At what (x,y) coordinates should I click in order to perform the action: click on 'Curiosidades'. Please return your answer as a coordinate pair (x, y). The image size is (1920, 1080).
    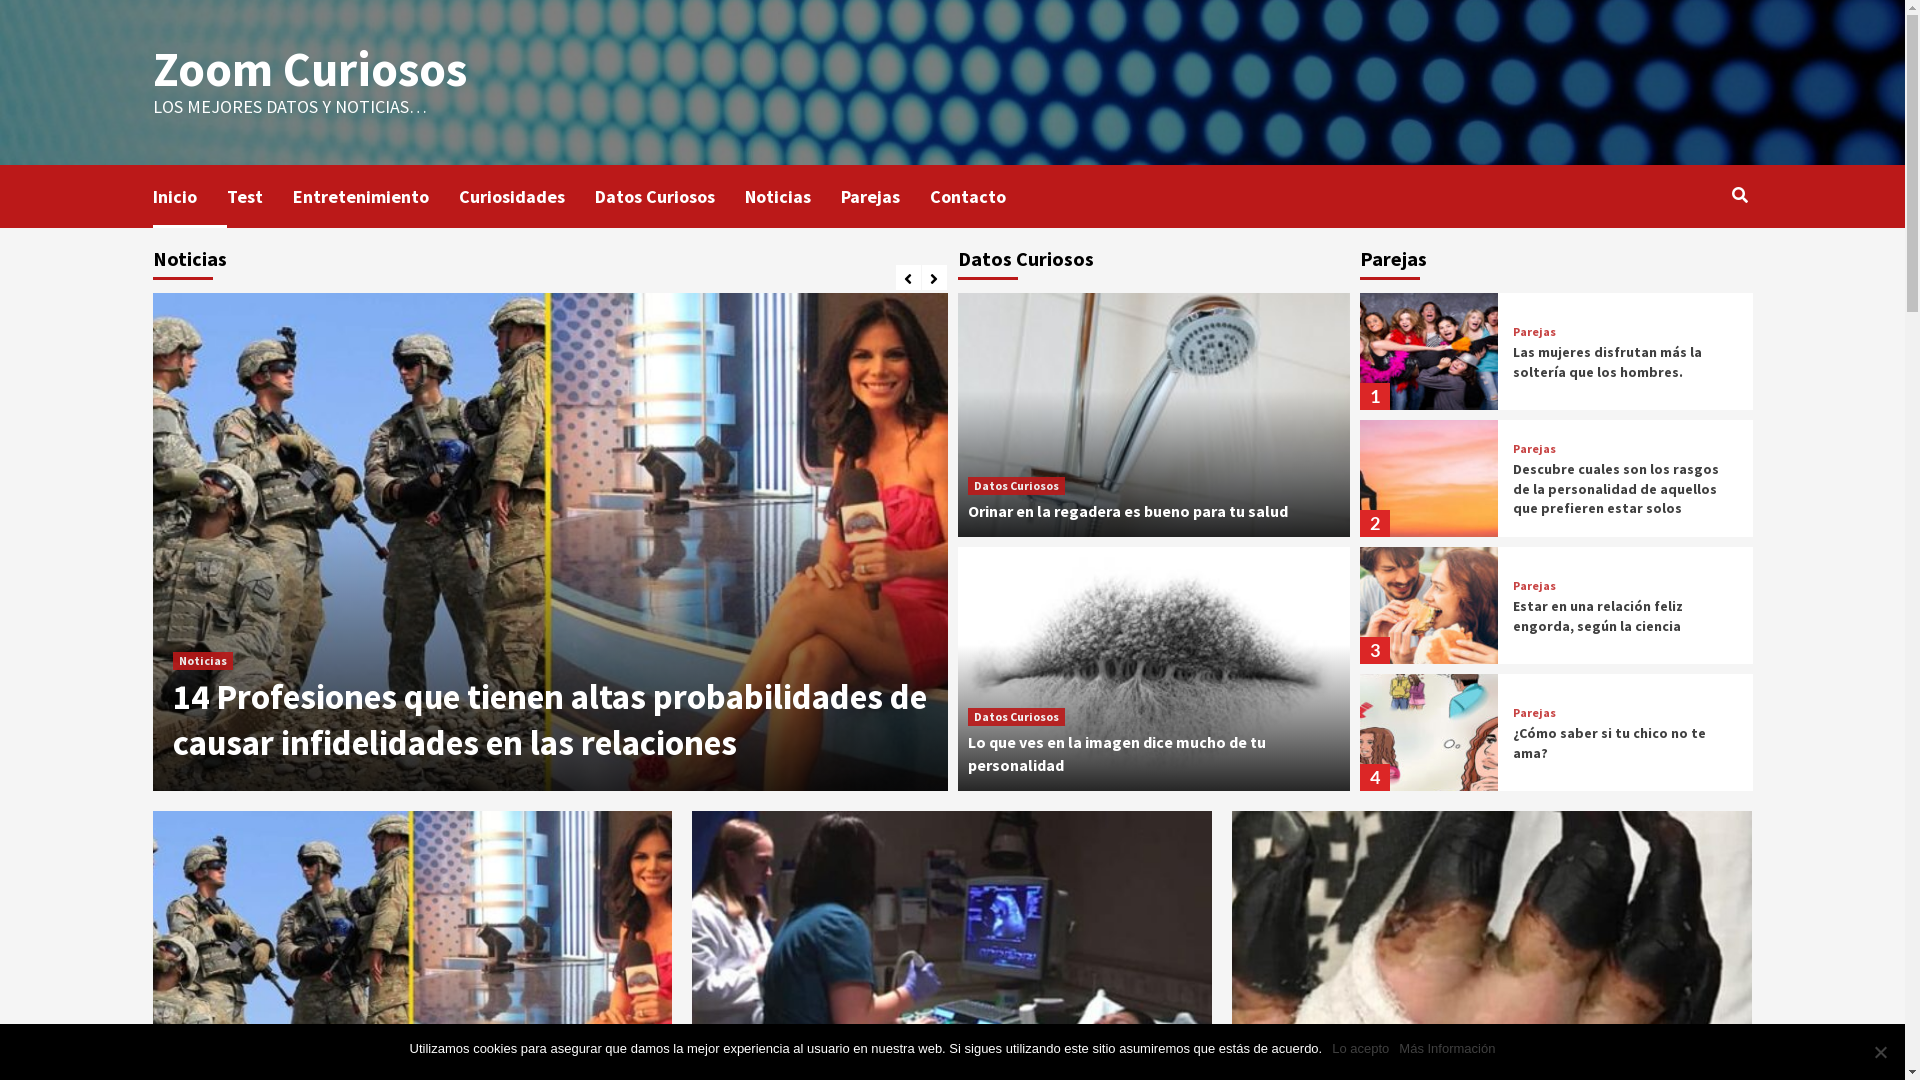
    Looking at the image, I should click on (526, 196).